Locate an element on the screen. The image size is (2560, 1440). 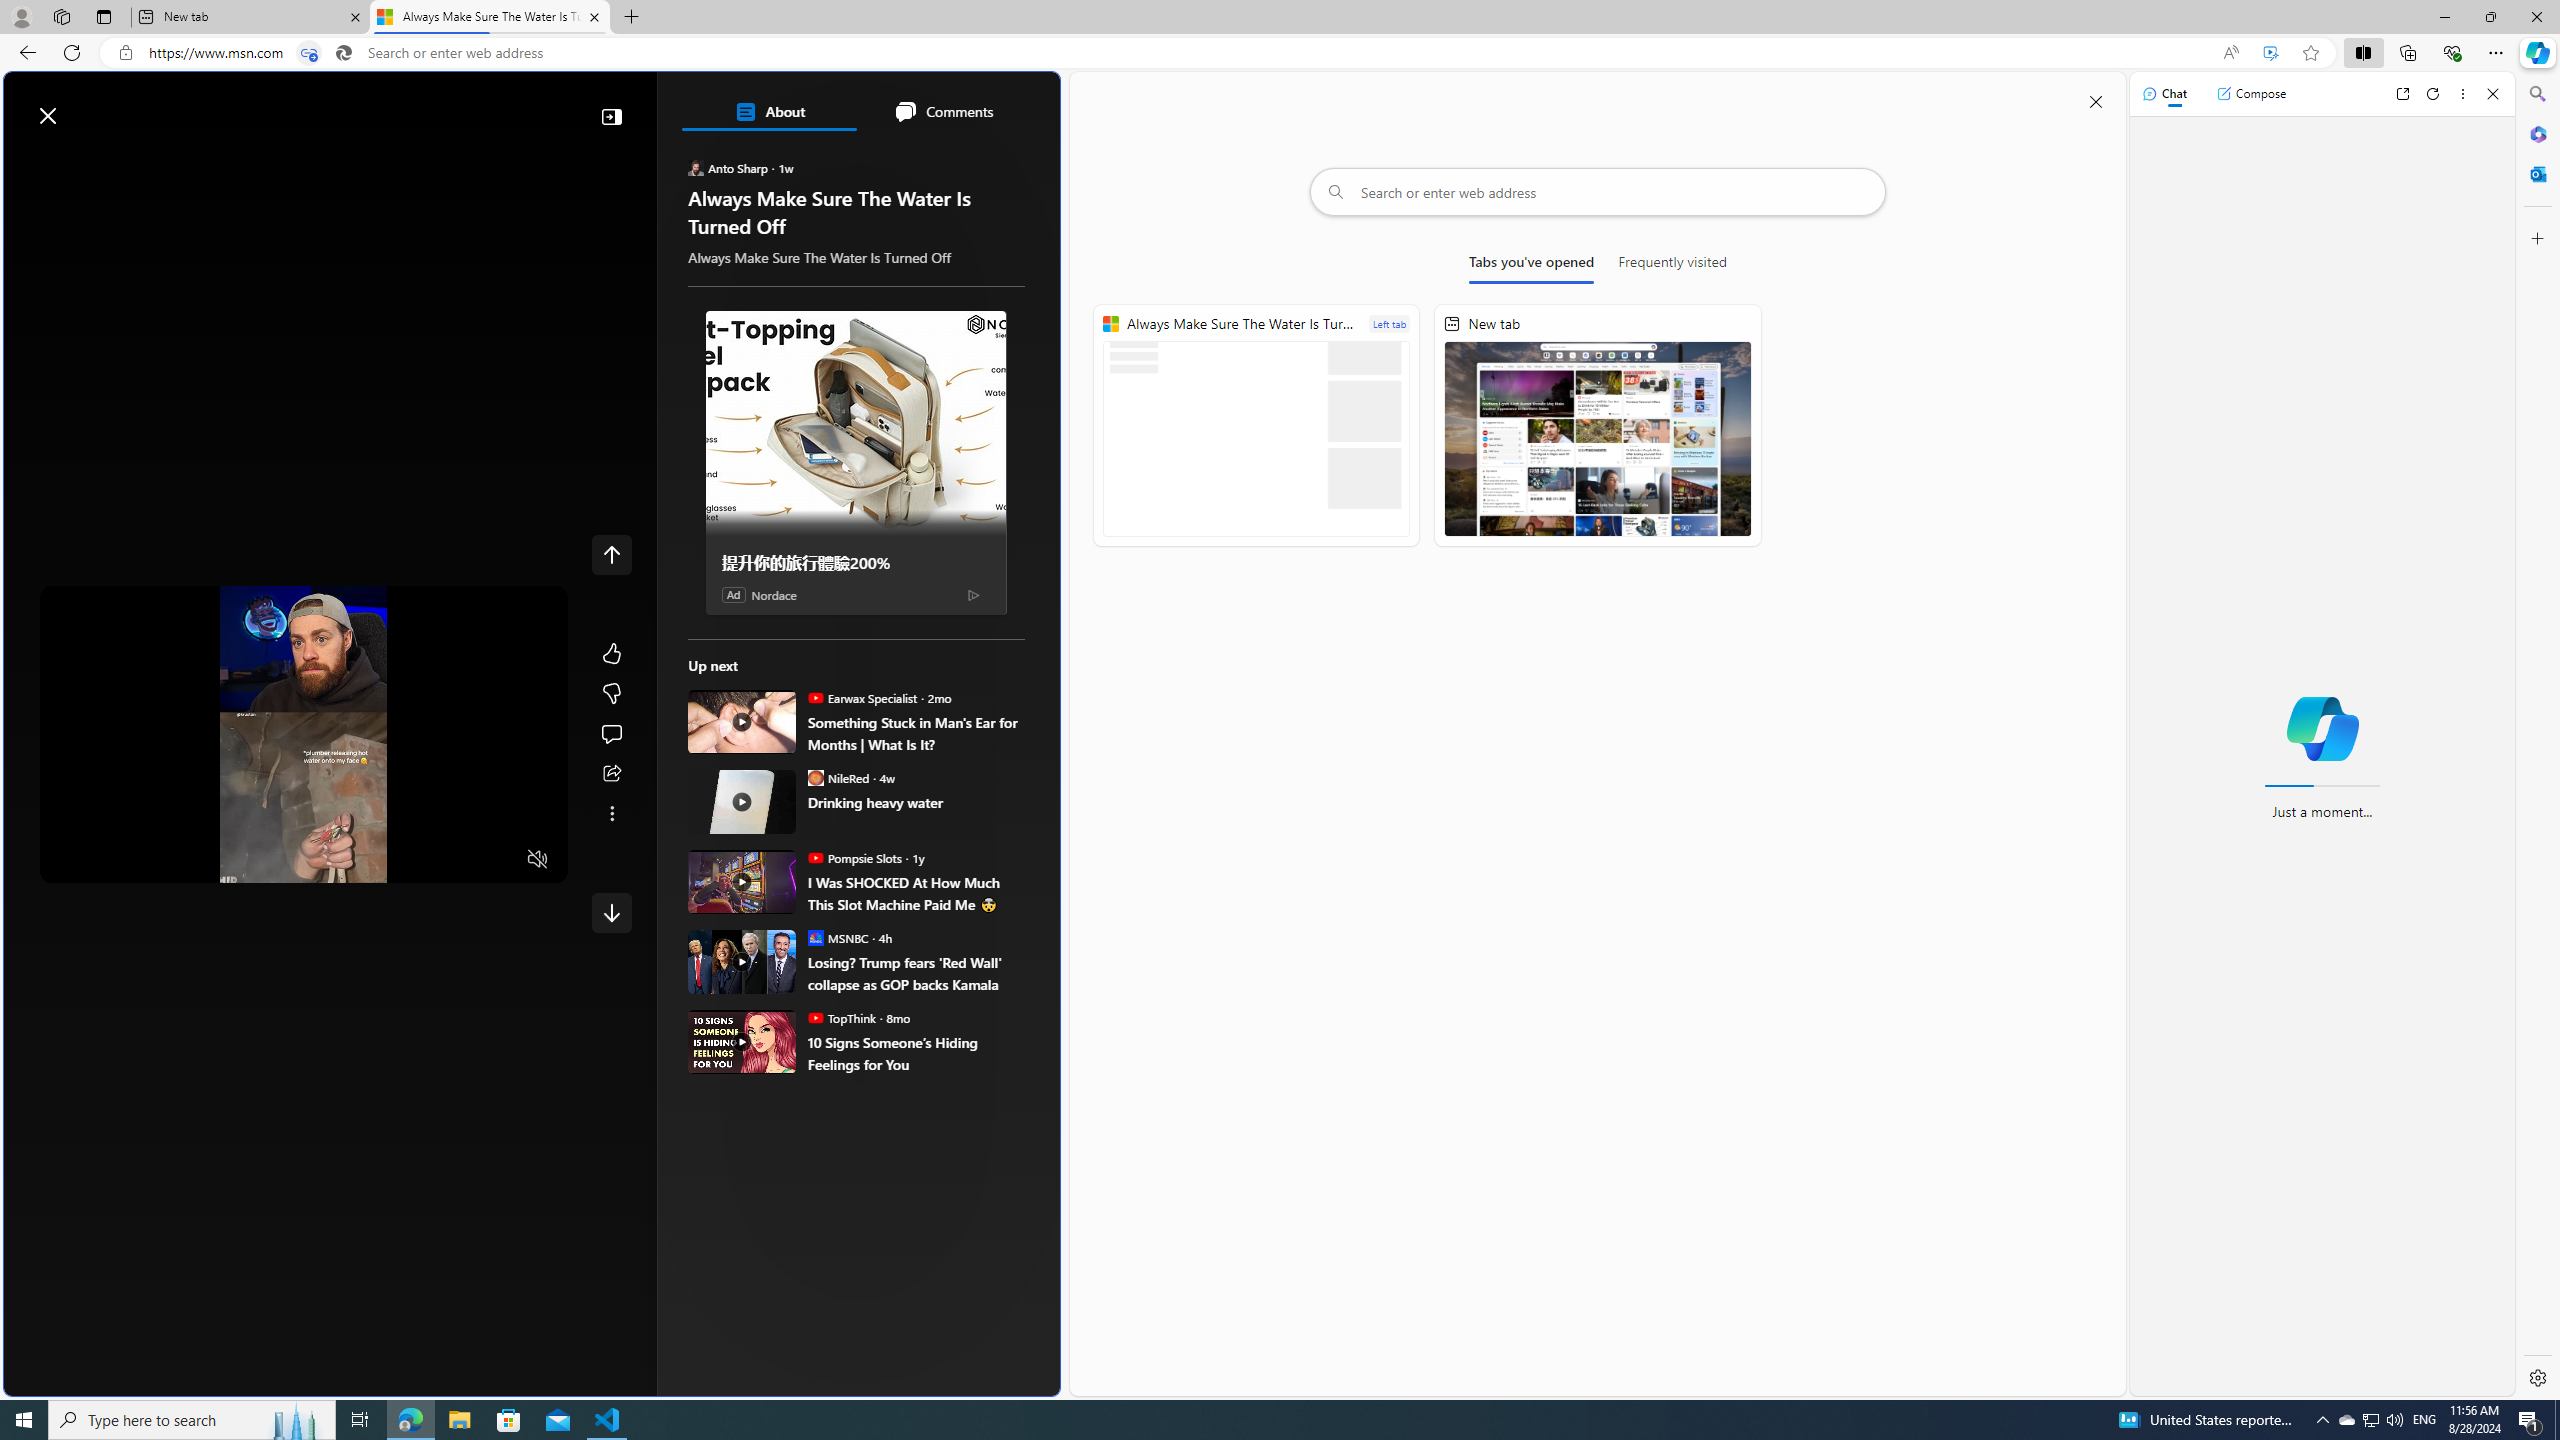
'Enhance video' is located at coordinates (2270, 53).